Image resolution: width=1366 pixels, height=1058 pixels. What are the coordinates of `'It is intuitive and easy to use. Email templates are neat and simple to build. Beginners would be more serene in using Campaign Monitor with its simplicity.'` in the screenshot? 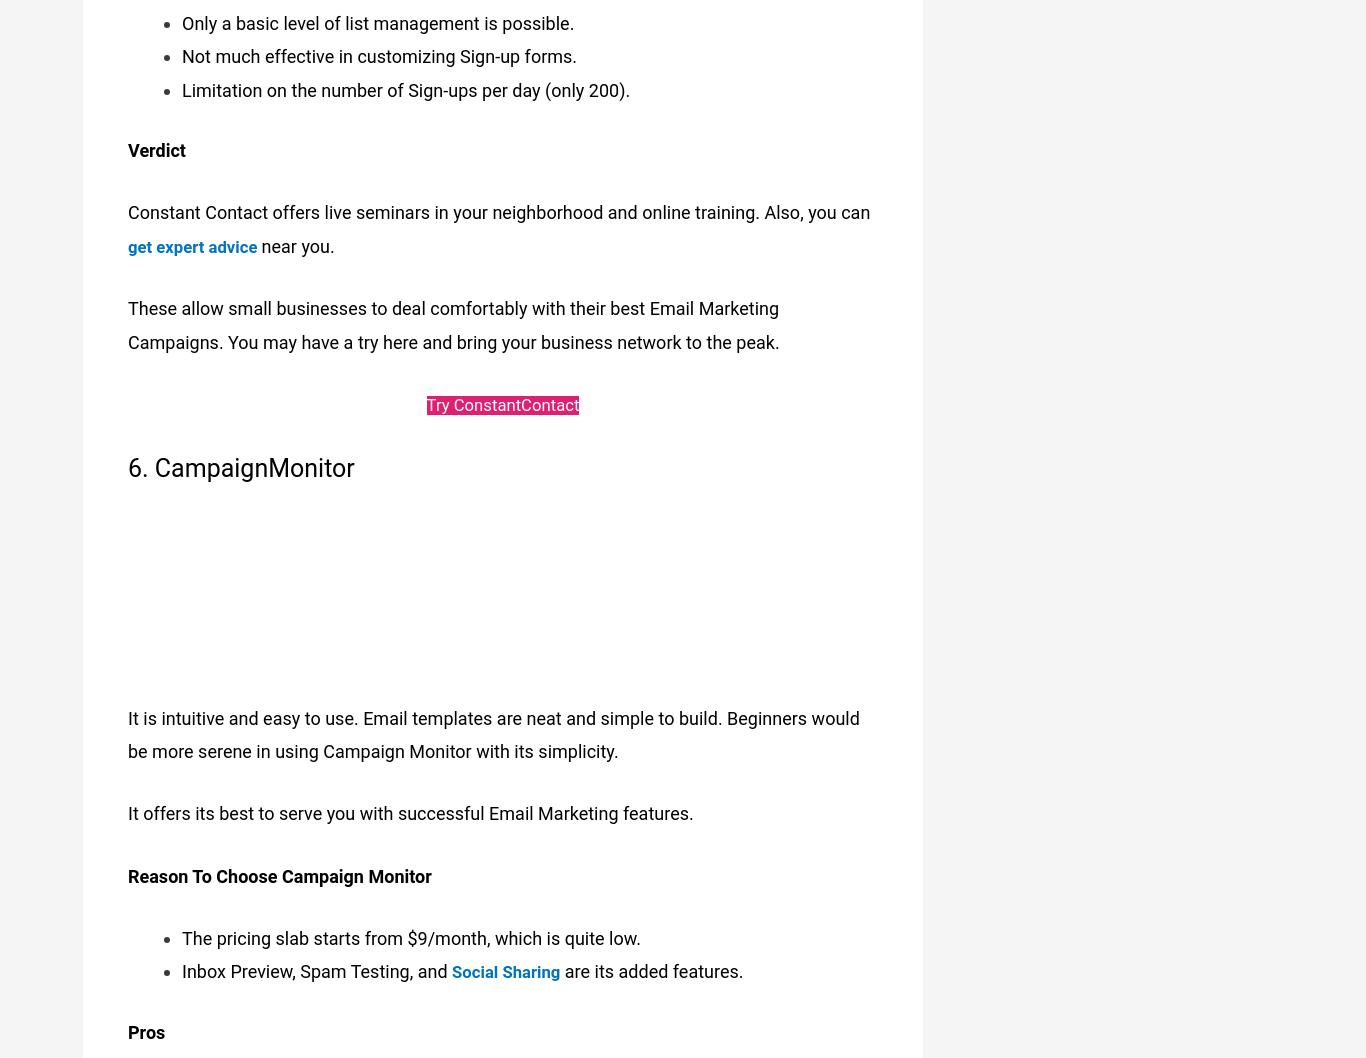 It's located at (126, 723).